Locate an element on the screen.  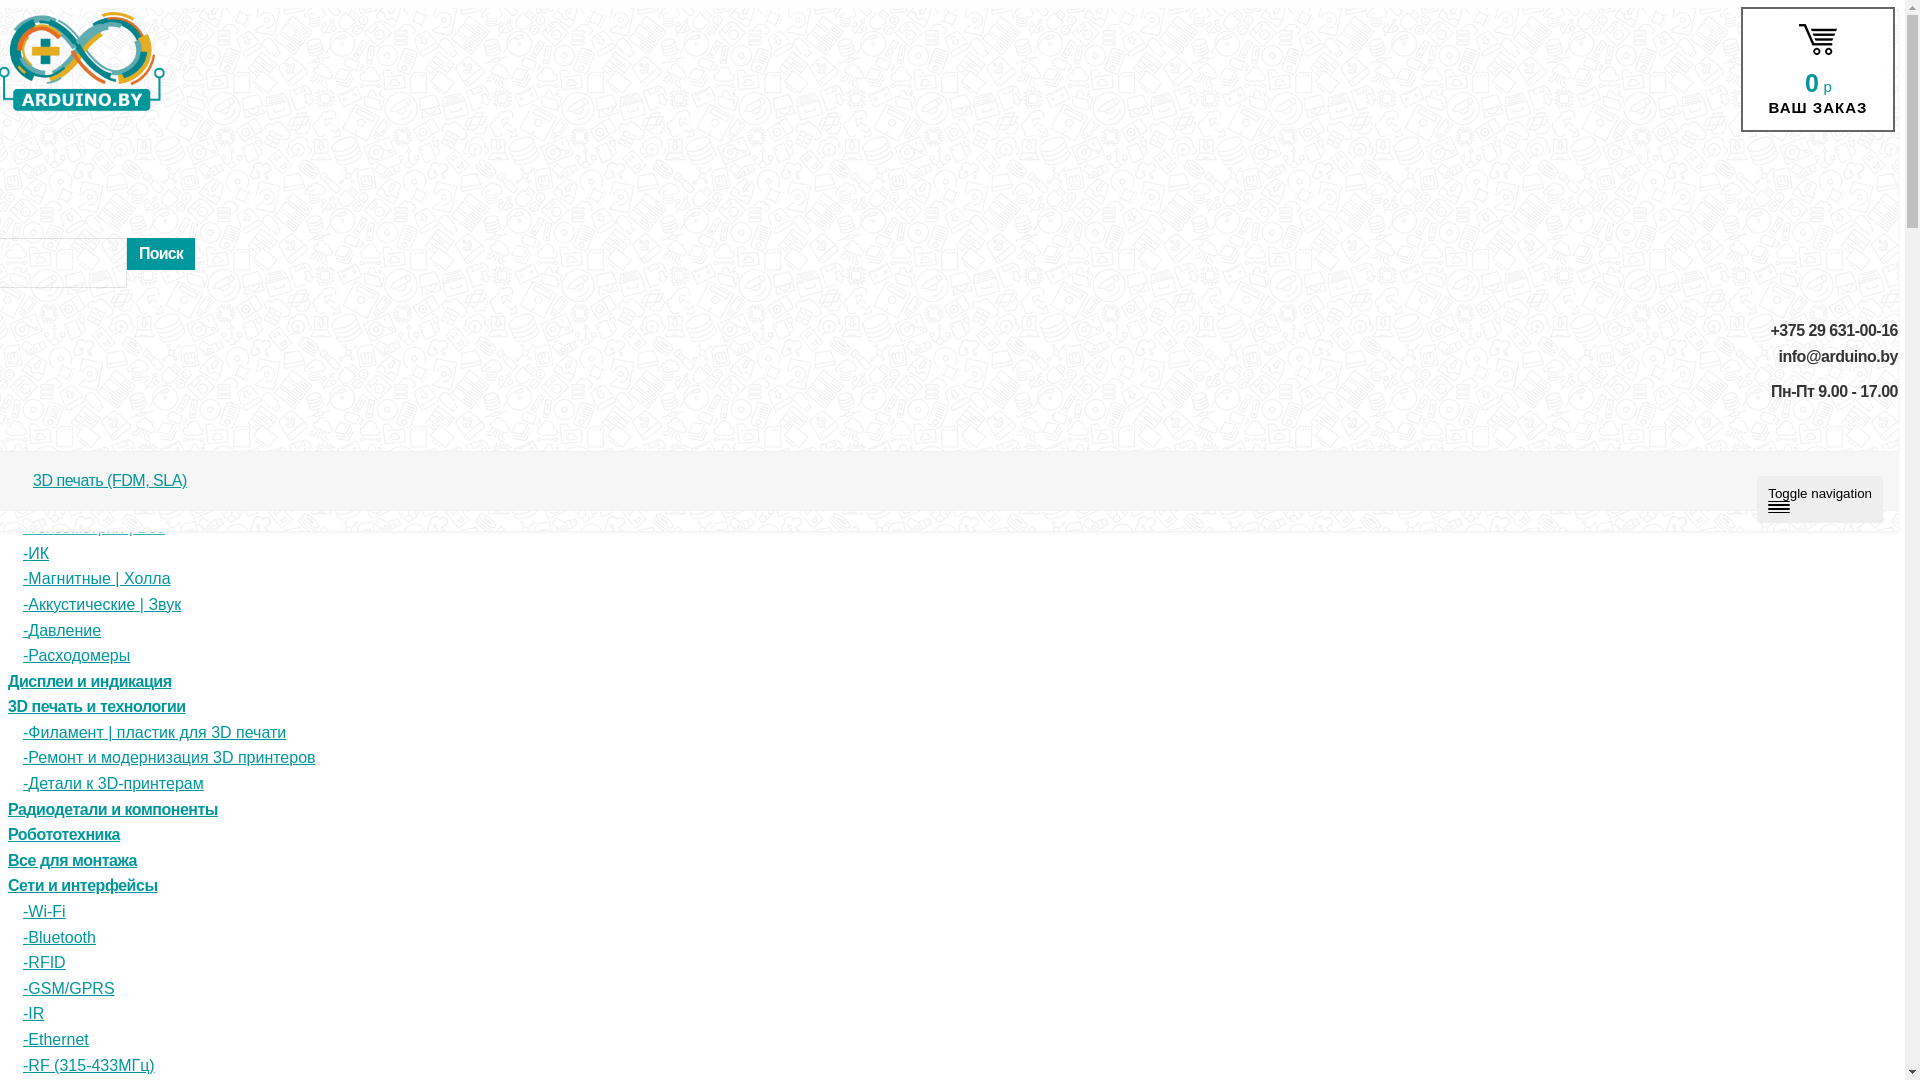
'Bluetooth' is located at coordinates (59, 937).